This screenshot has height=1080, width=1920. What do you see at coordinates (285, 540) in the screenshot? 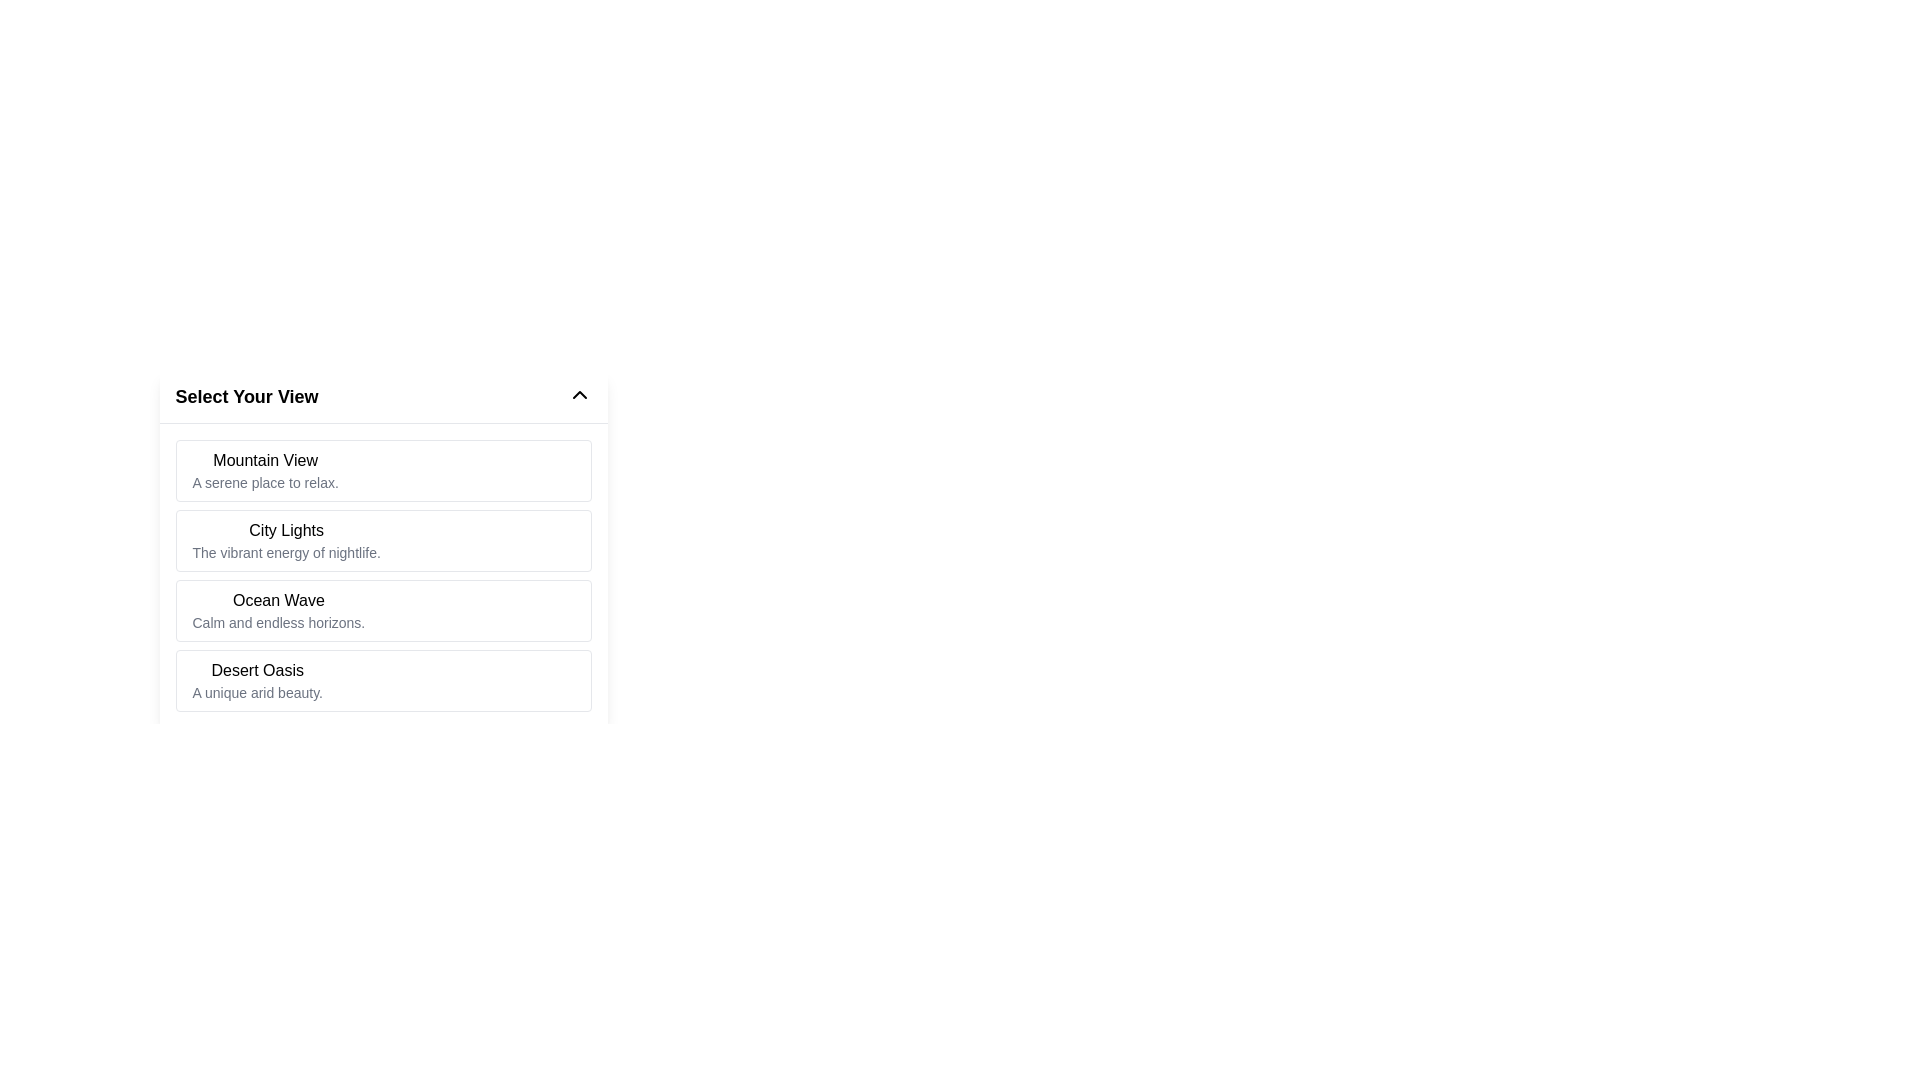
I see `the List item displaying the title 'City Lights'` at bounding box center [285, 540].